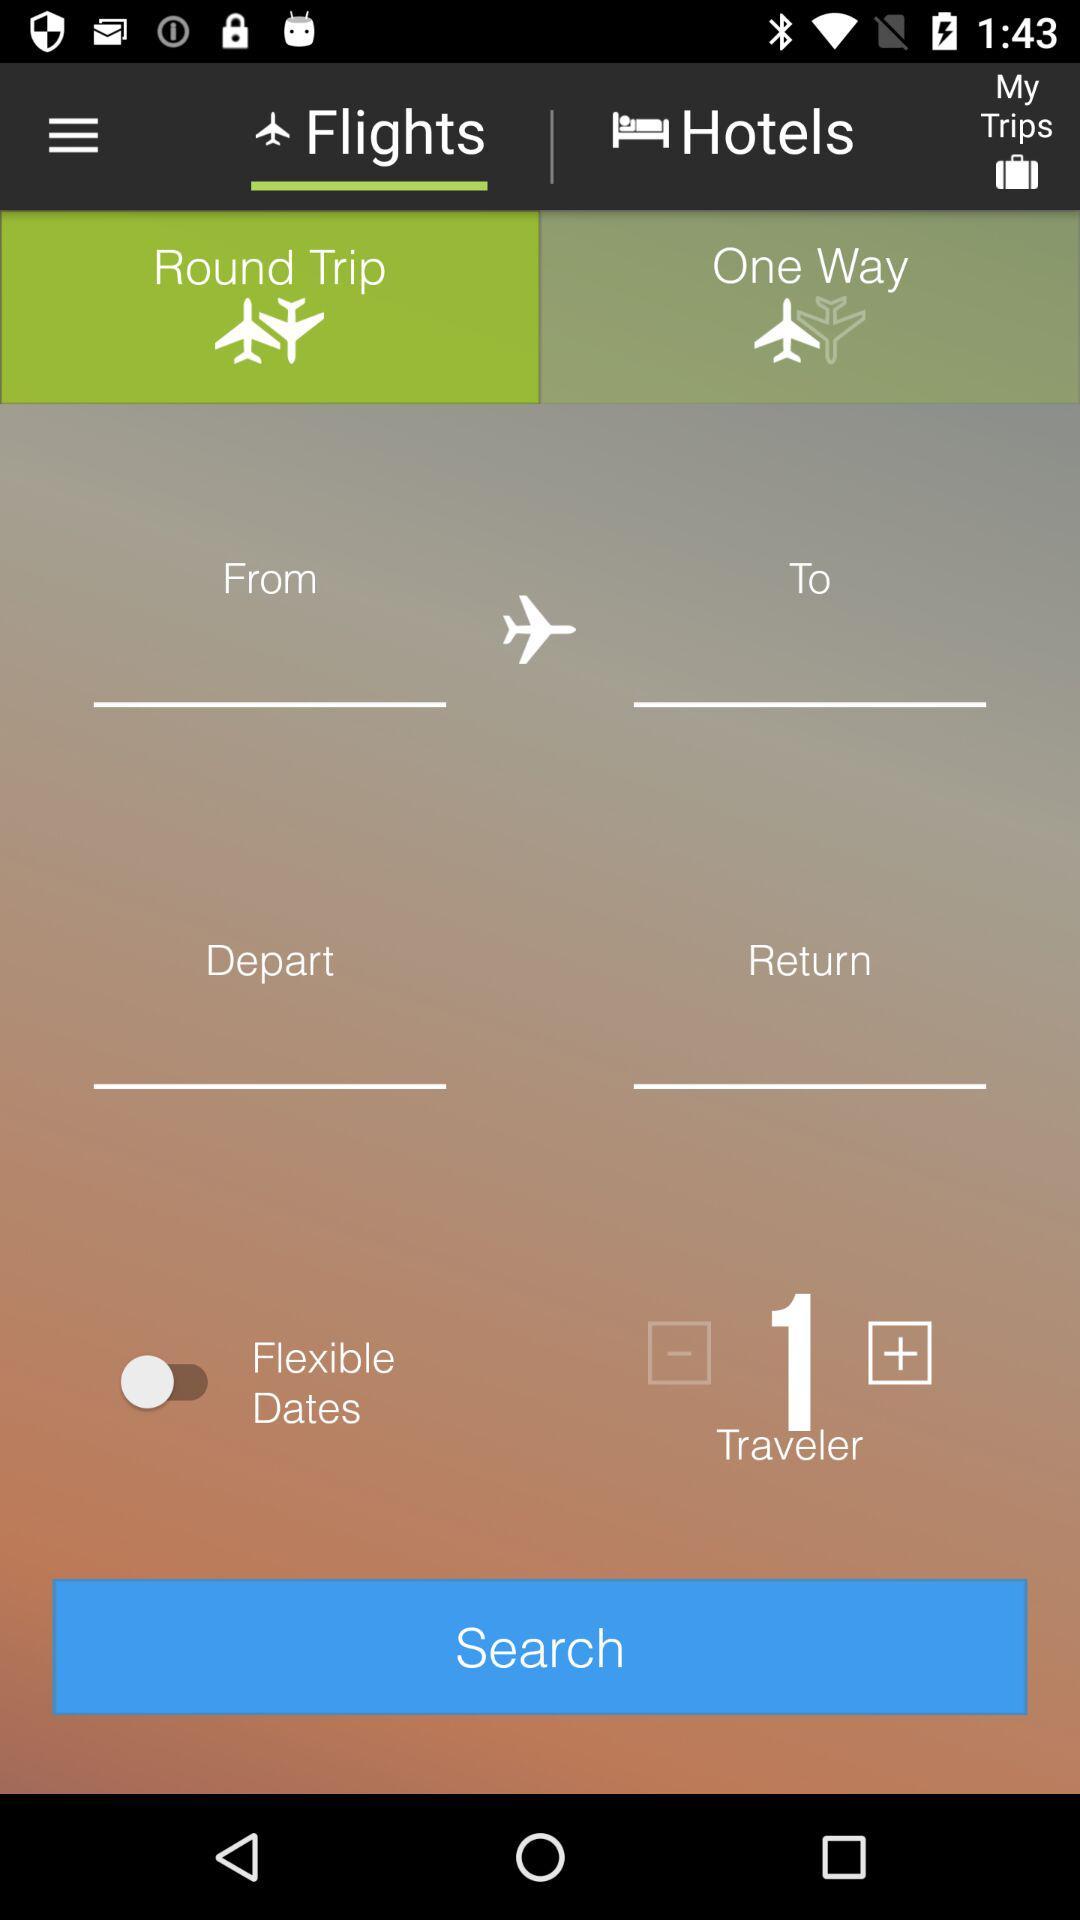 This screenshot has height=1920, width=1080. I want to click on icon above the search item, so click(172, 1380).